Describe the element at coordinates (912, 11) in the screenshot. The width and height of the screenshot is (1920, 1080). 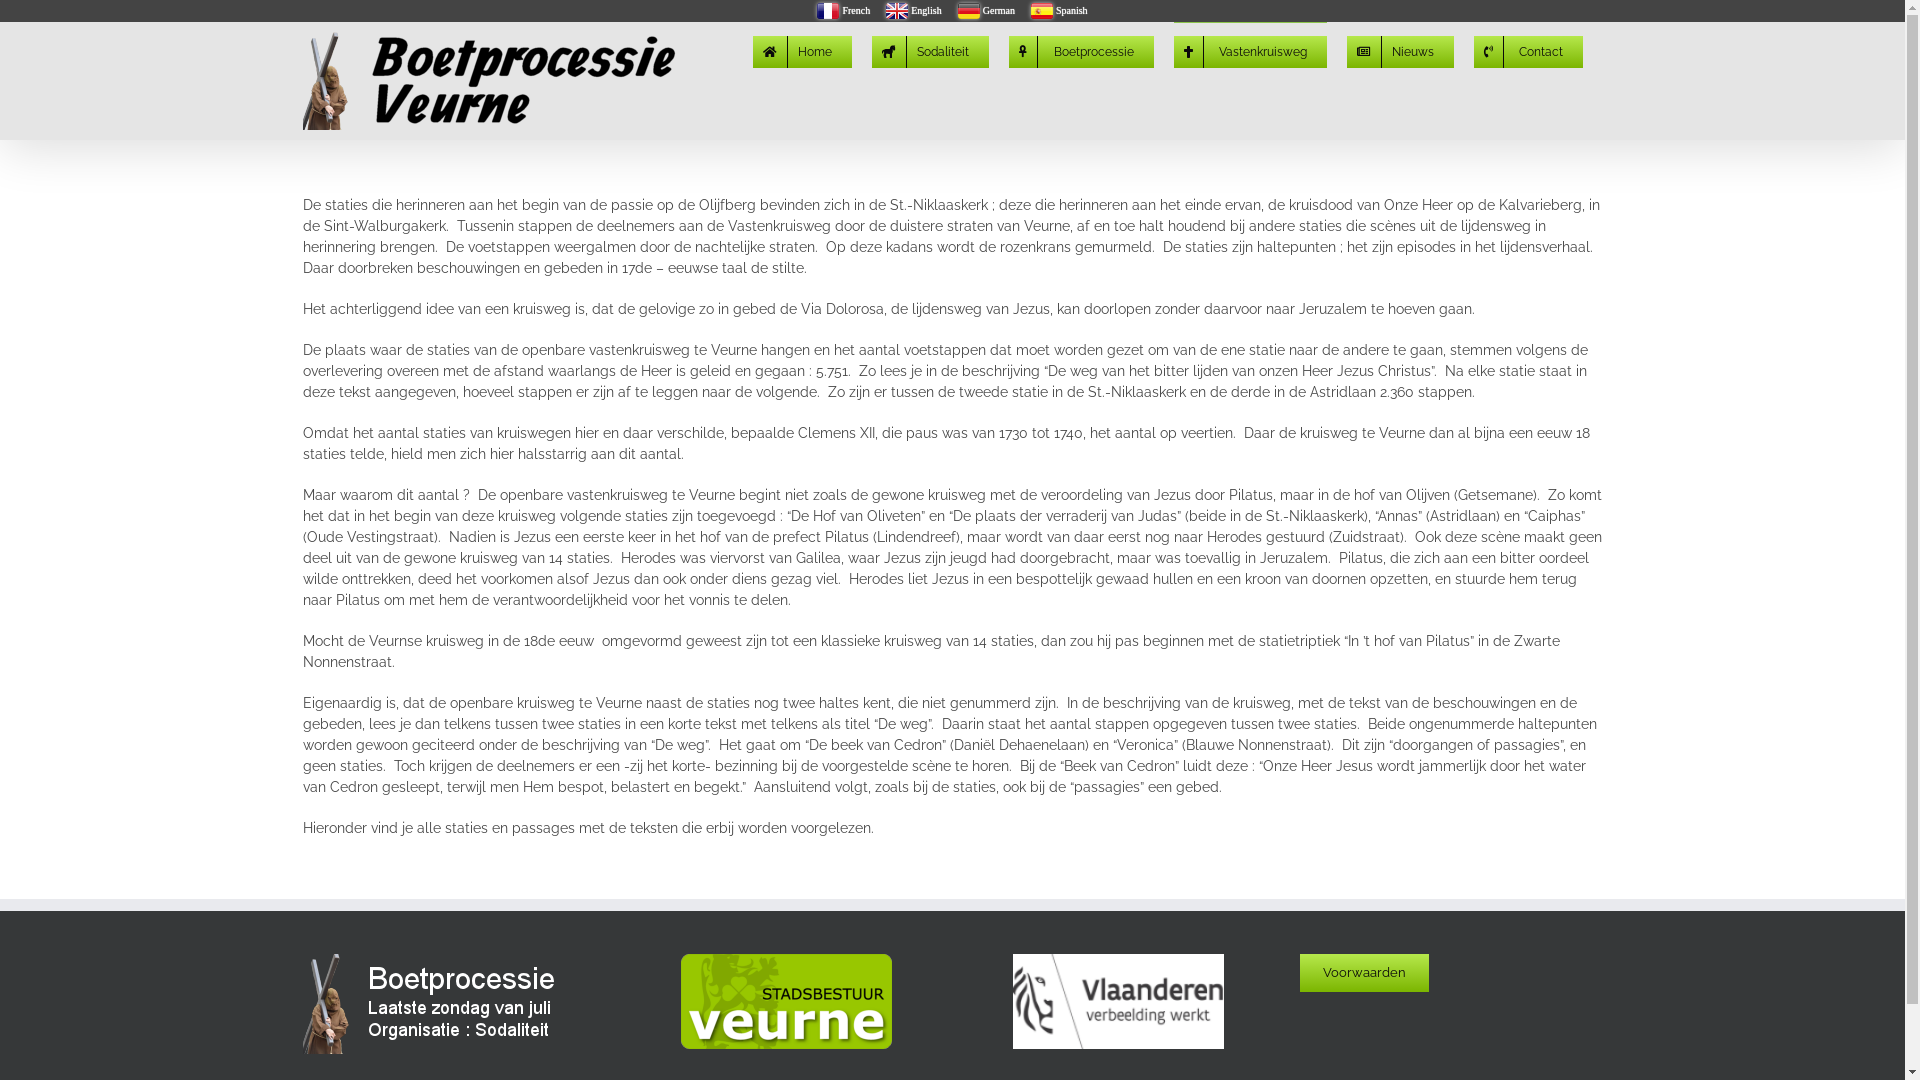
I see `'English'` at that location.